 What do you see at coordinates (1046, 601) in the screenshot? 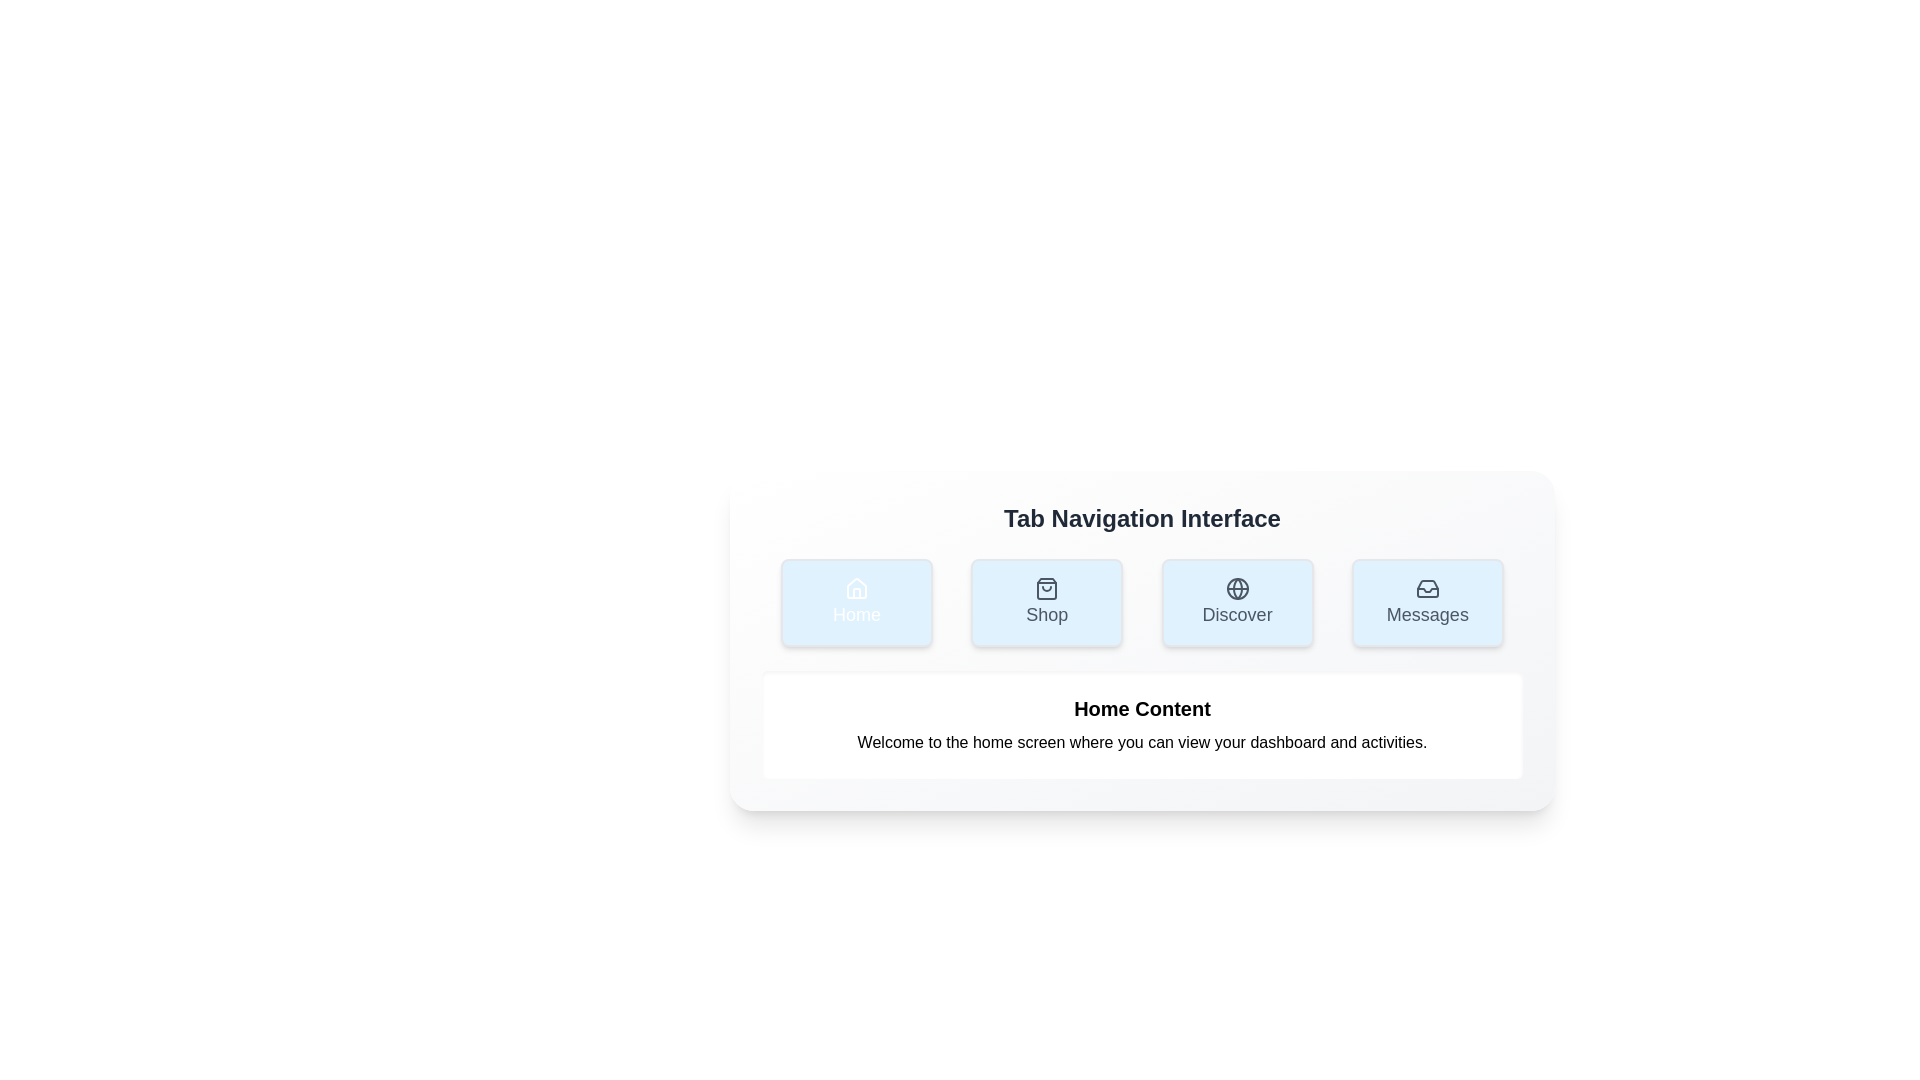
I see `the 'Shop' button` at bounding box center [1046, 601].